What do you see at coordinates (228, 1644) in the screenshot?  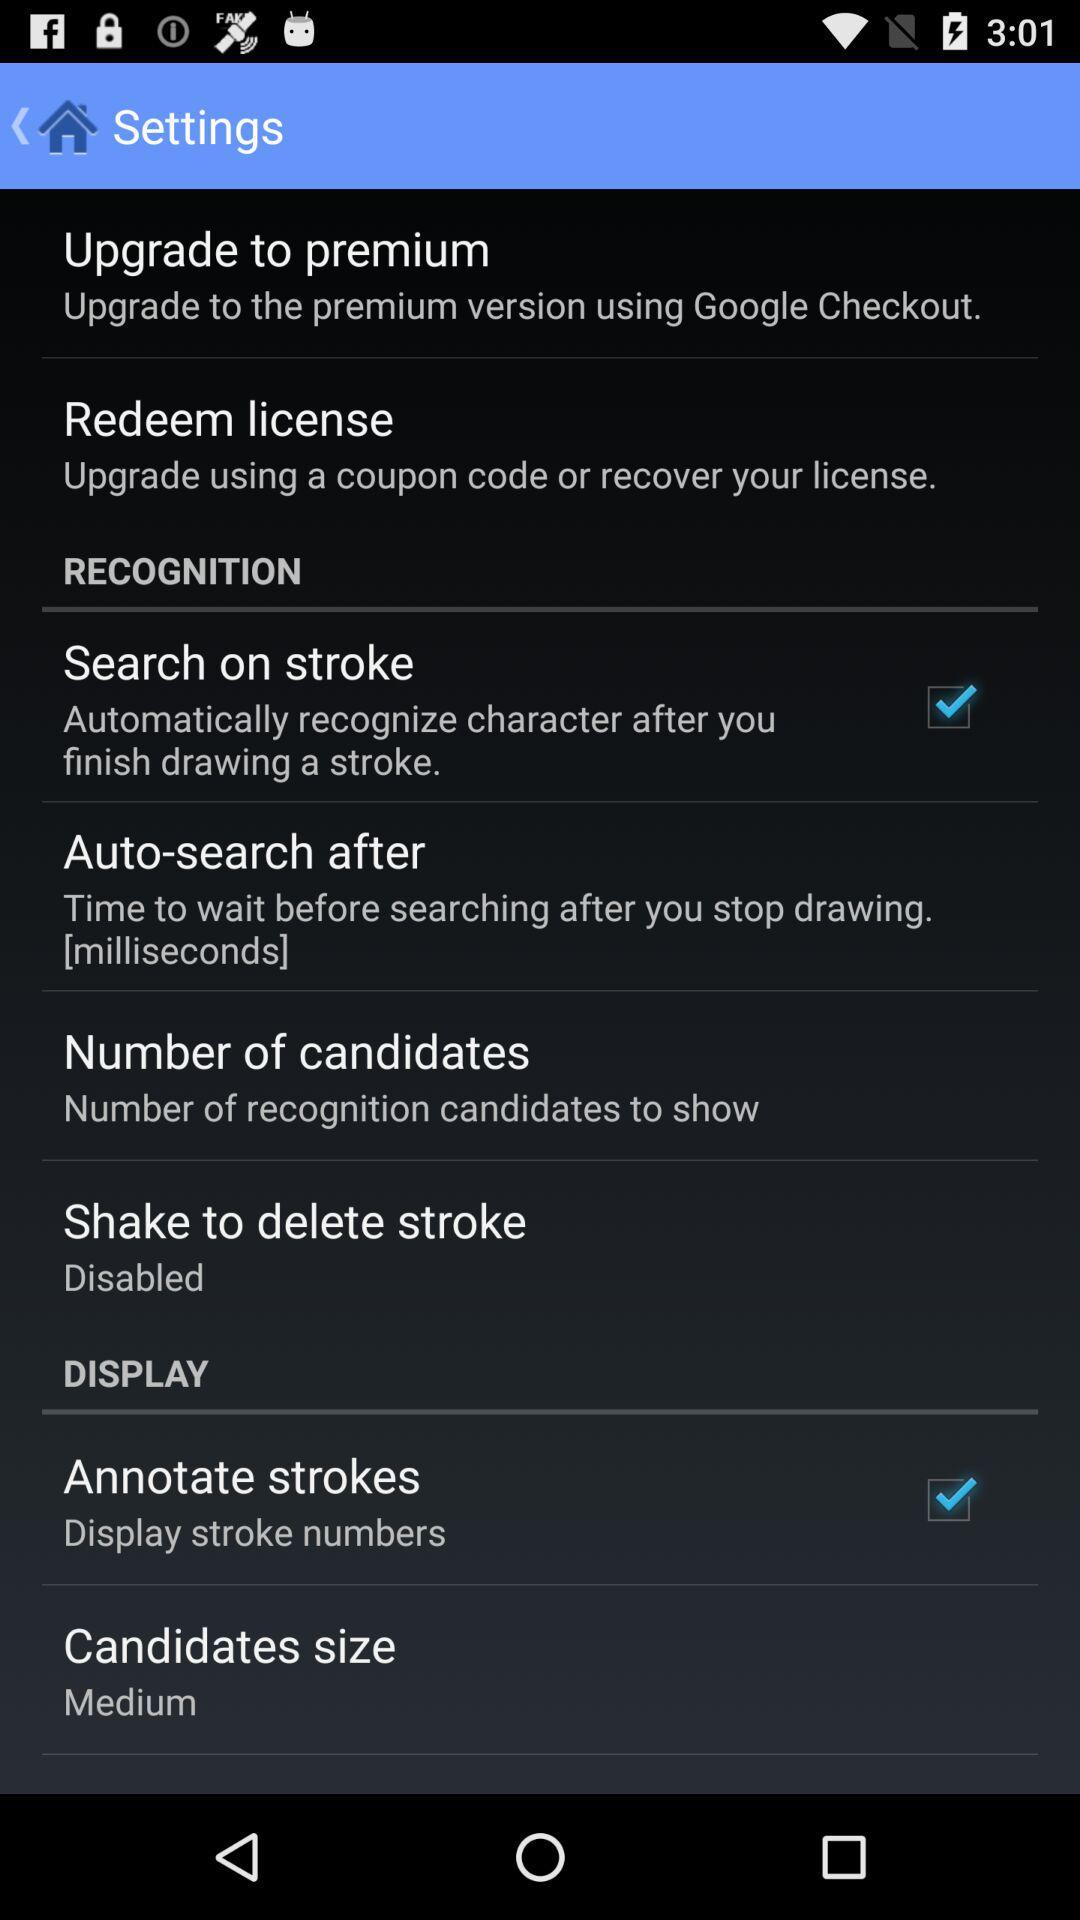 I see `the candidates size item` at bounding box center [228, 1644].